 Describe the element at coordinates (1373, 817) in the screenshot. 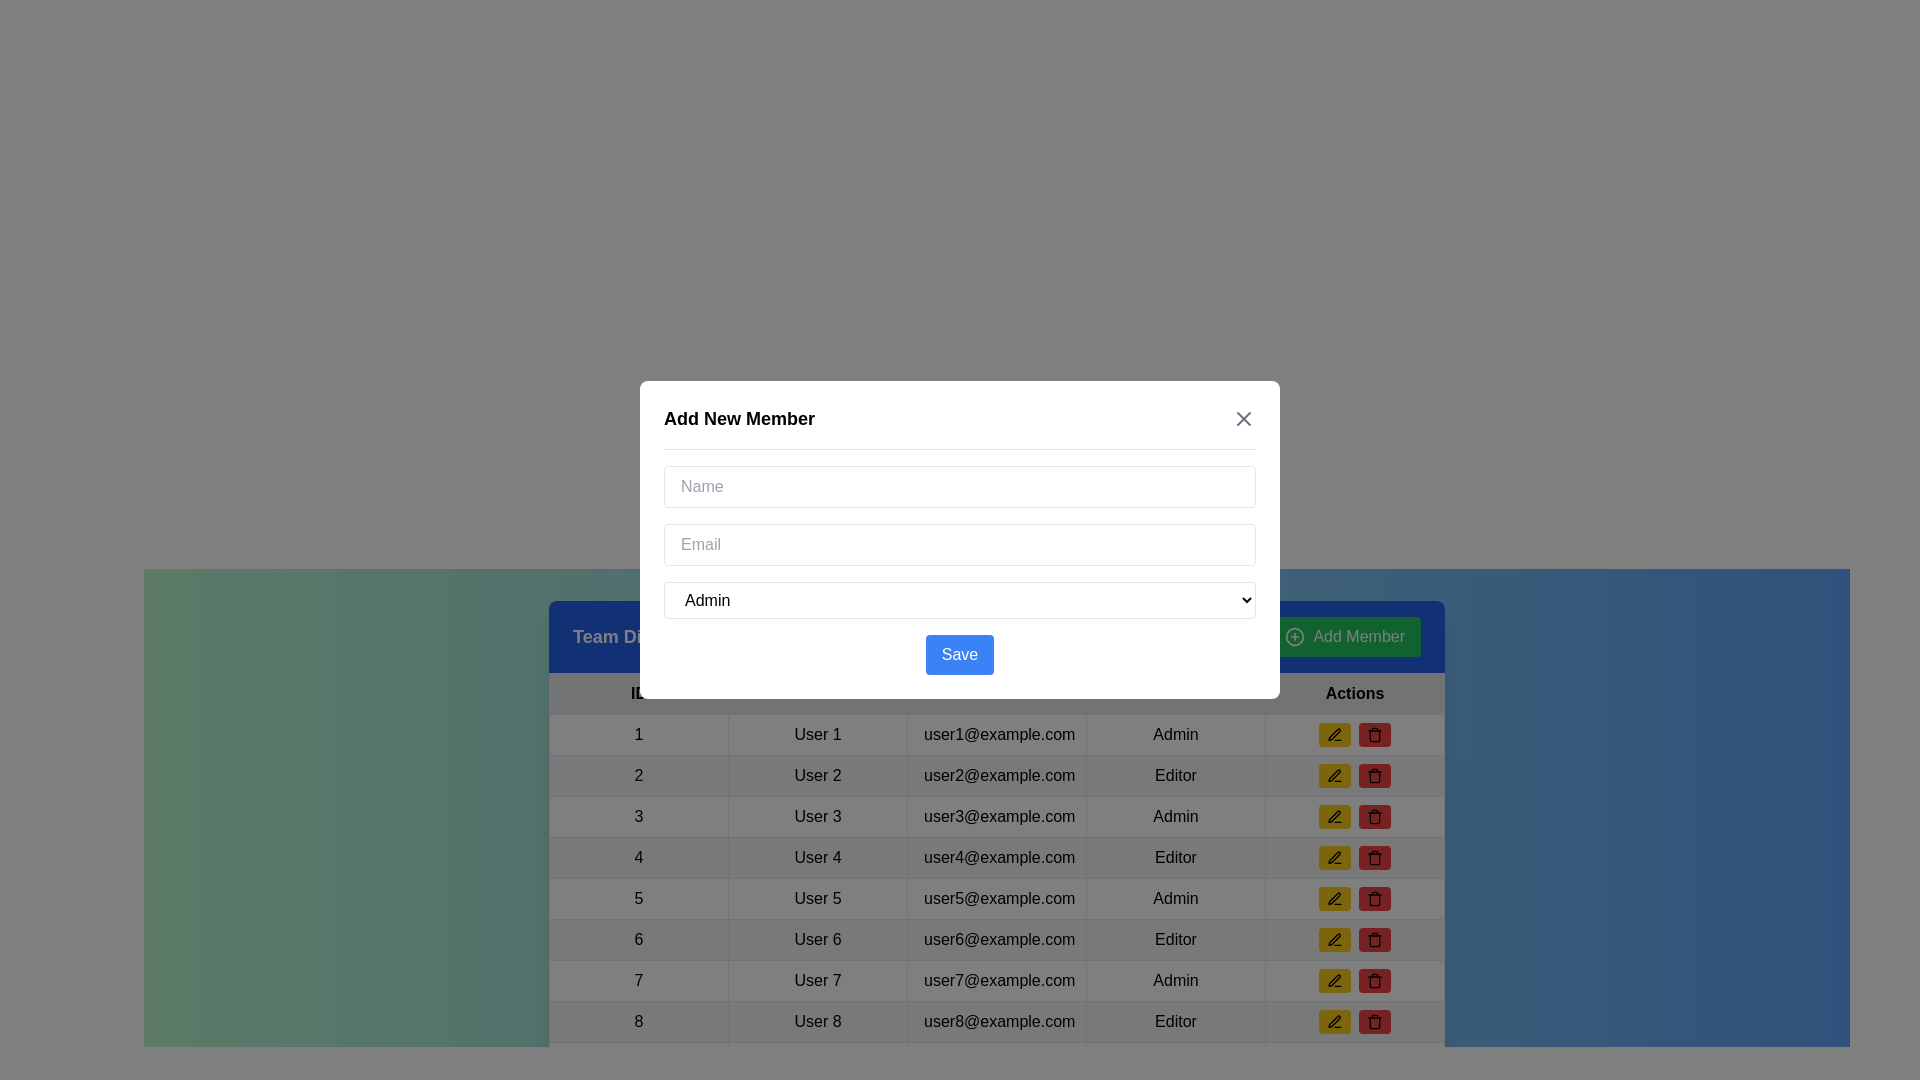

I see `the fifth trash can icon in the Actions column of the table layout to interact` at that location.